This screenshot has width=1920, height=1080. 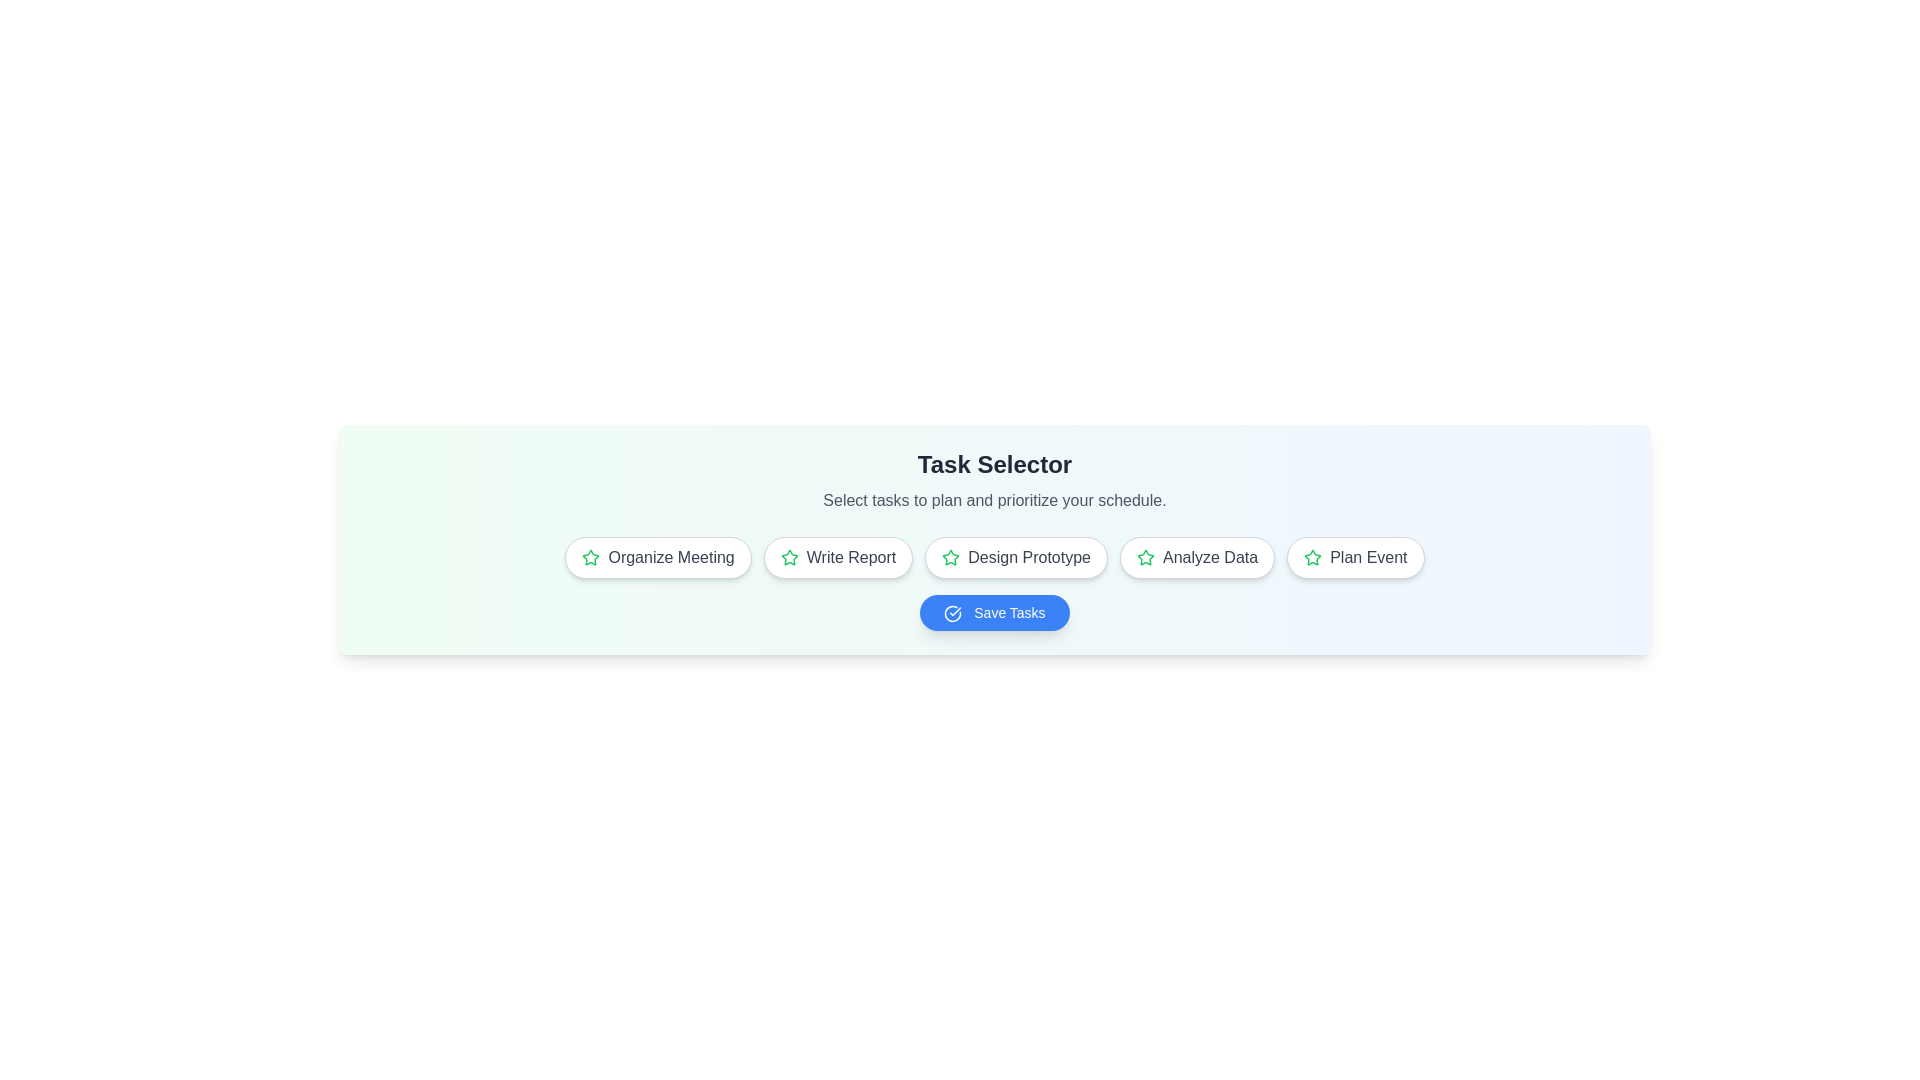 I want to click on the task Organize Meeting to select it, so click(x=658, y=558).